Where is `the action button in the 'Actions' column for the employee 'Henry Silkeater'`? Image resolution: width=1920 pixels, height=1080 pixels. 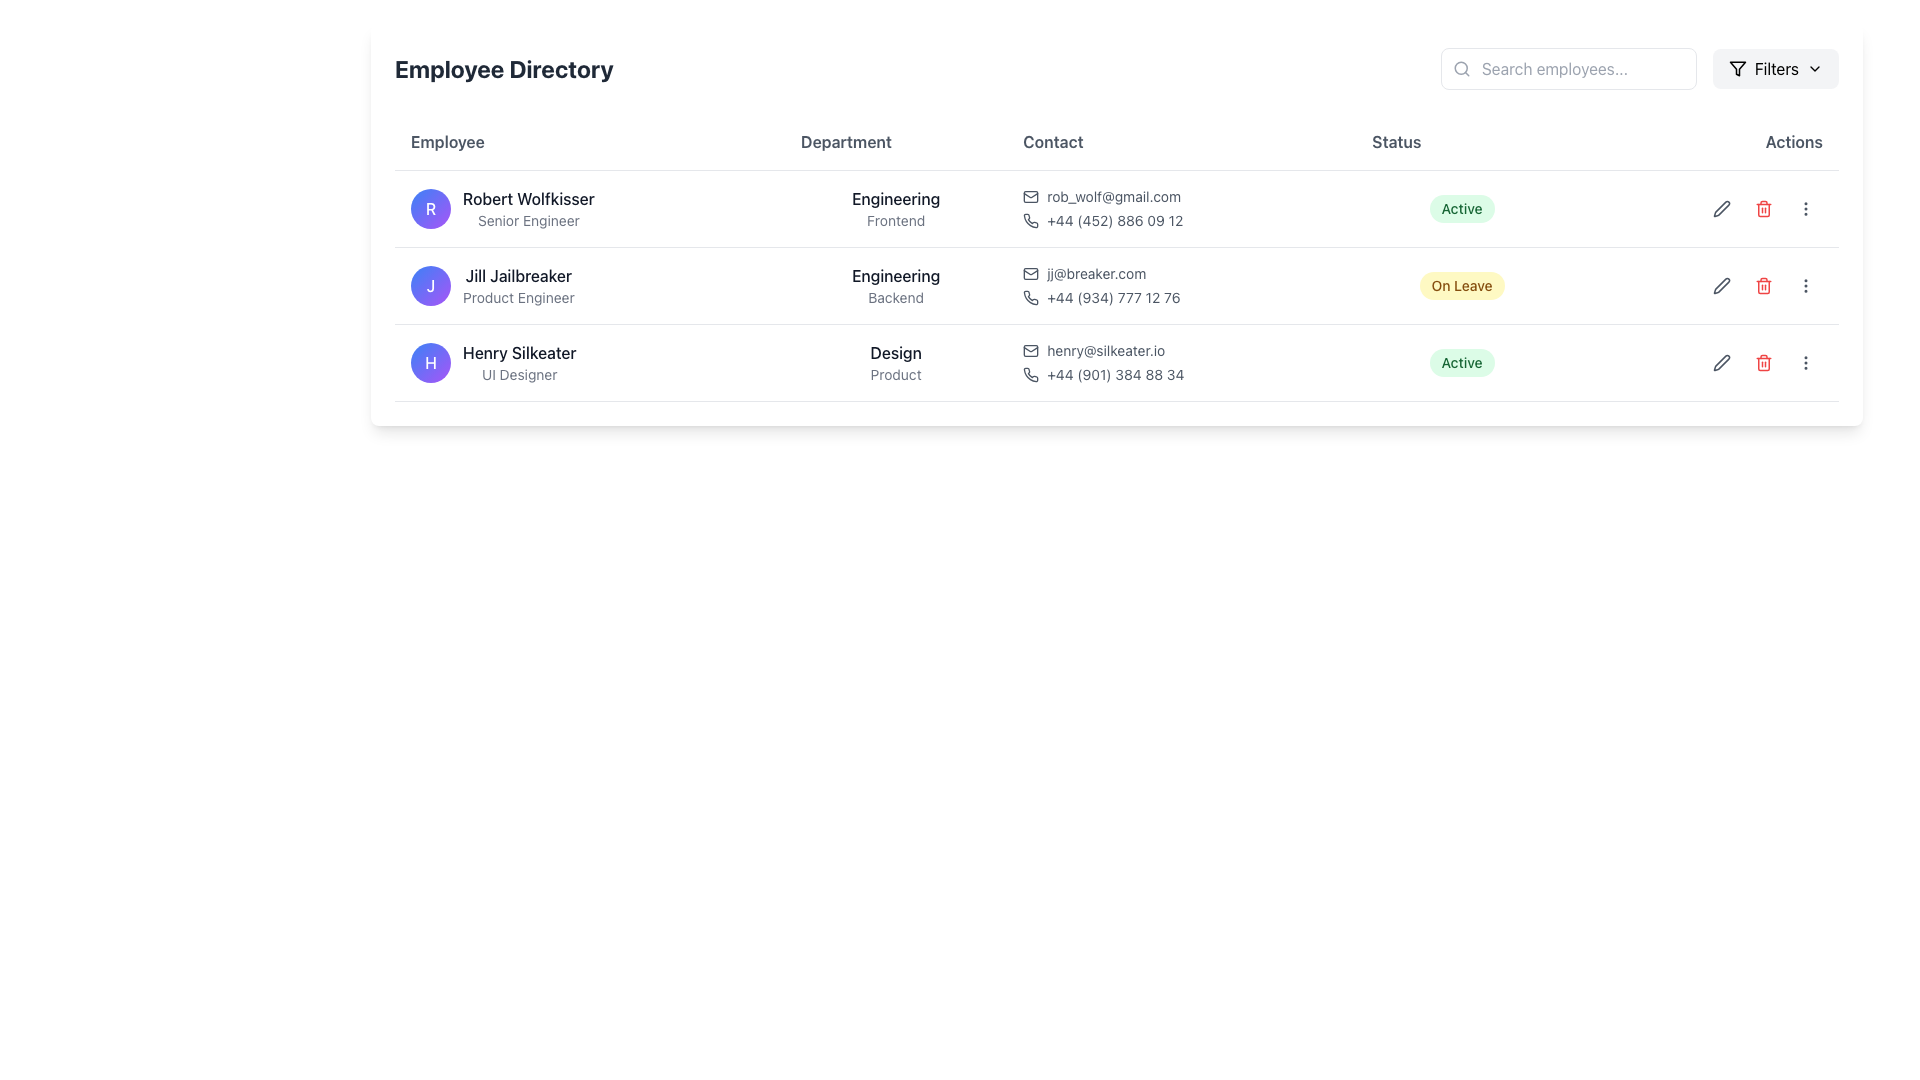 the action button in the 'Actions' column for the employee 'Henry Silkeater' is located at coordinates (1805, 208).